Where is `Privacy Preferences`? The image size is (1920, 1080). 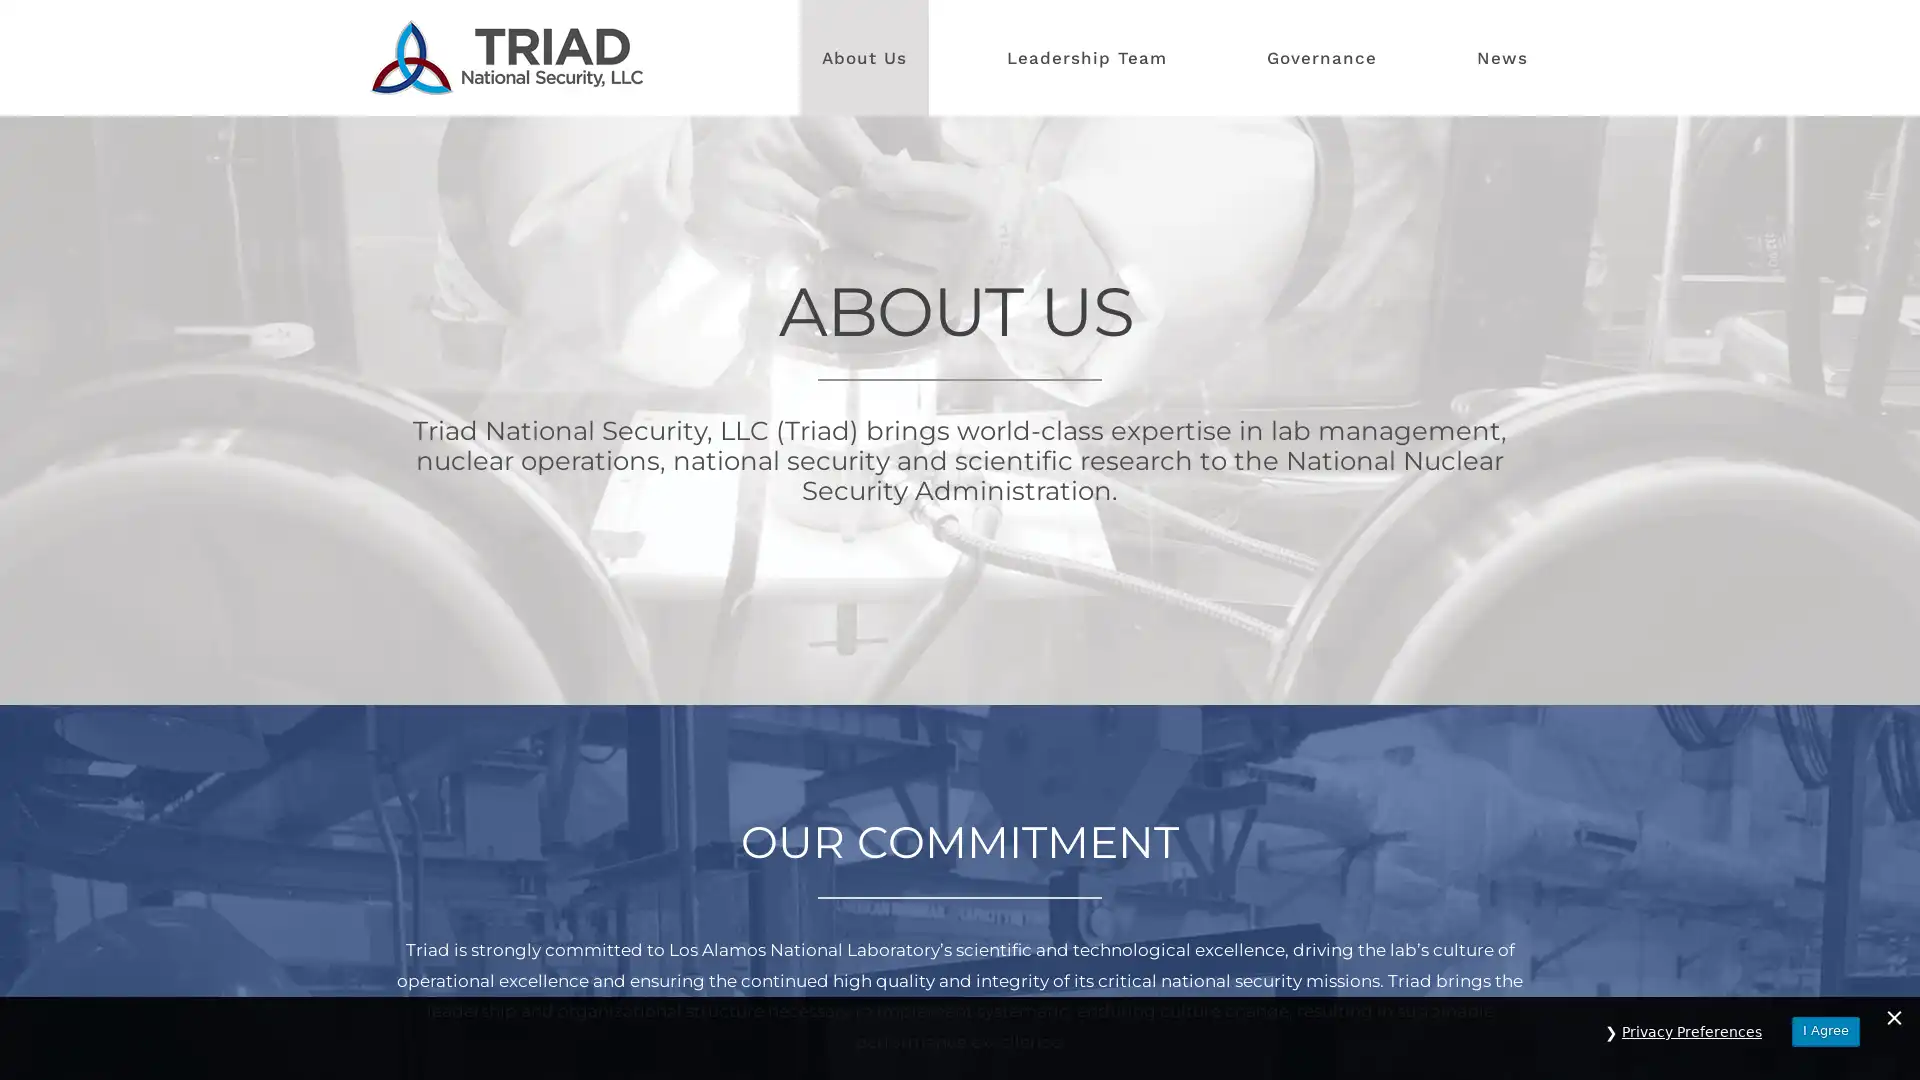 Privacy Preferences is located at coordinates (1691, 1043).